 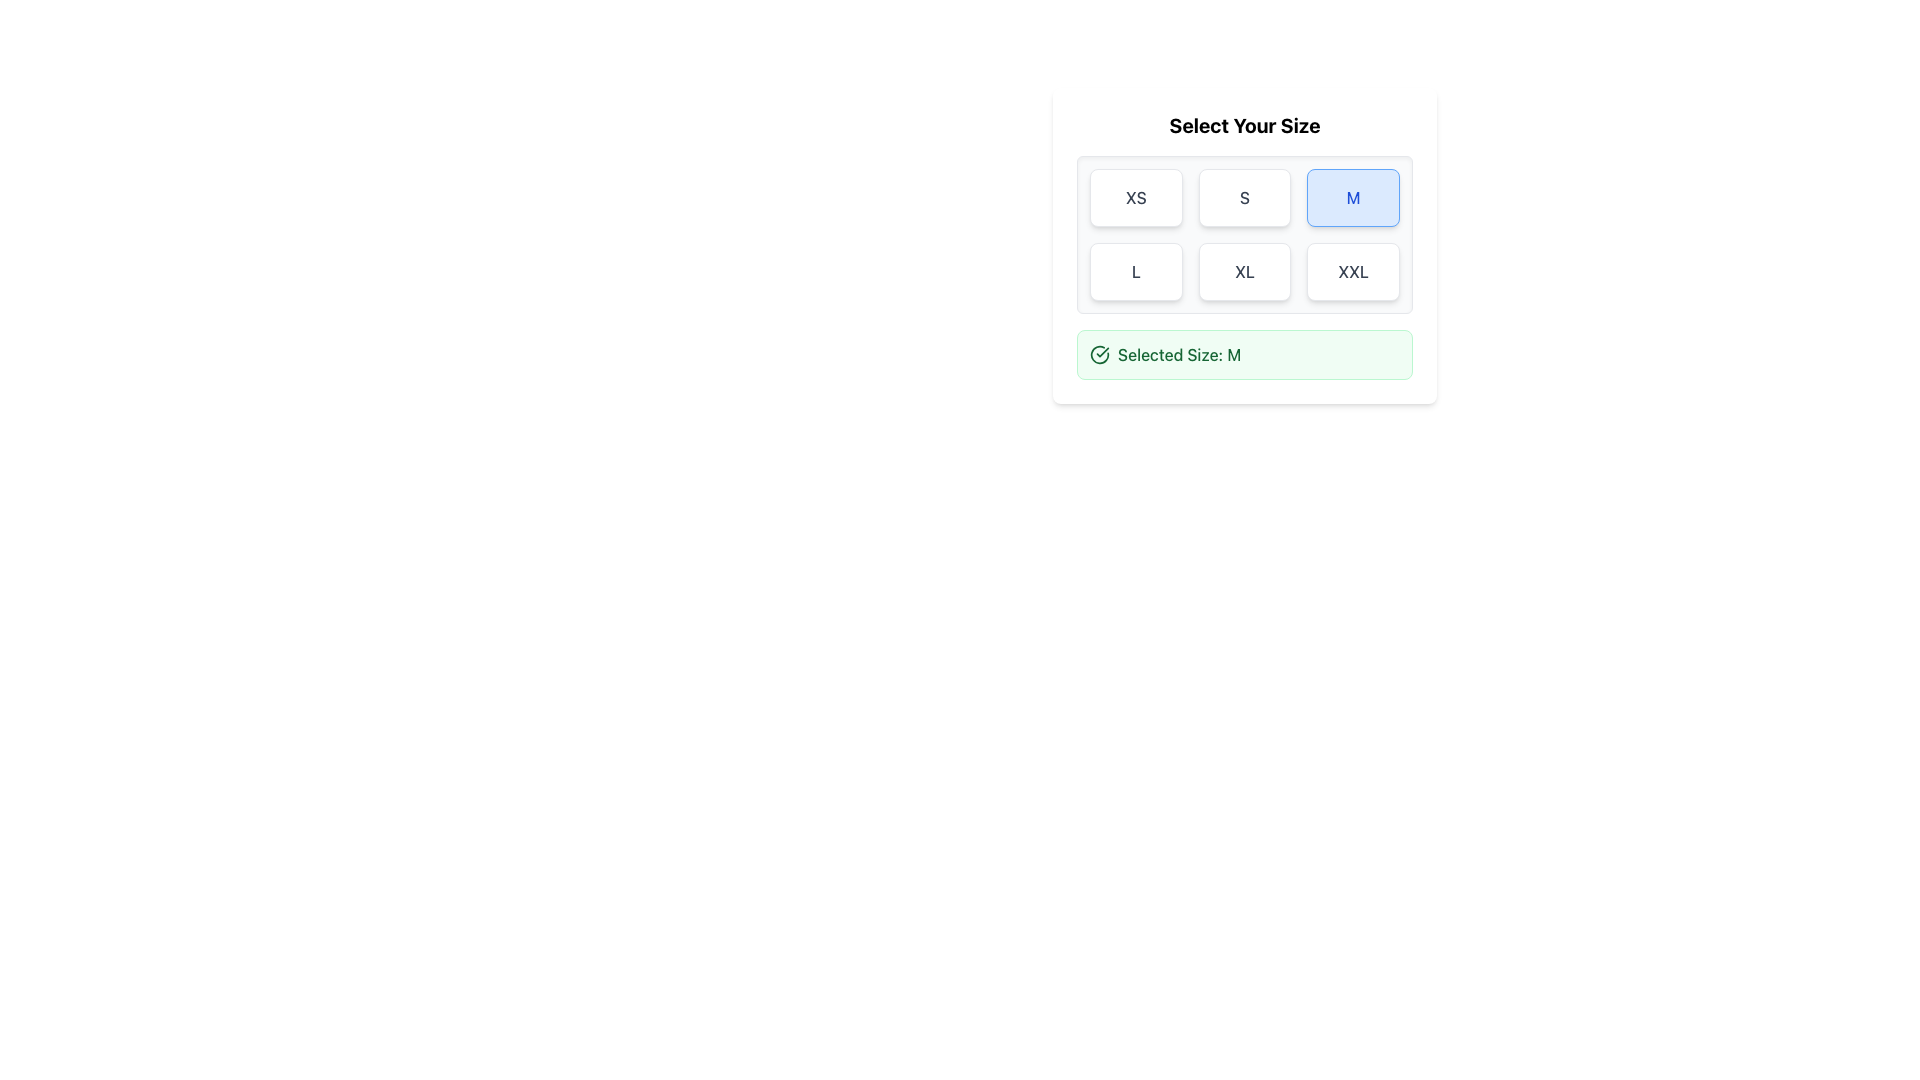 I want to click on the button displaying 'XXL' which is styled with rounded corners and a white background, located in the second row, third column of the size selection grid, so click(x=1353, y=272).